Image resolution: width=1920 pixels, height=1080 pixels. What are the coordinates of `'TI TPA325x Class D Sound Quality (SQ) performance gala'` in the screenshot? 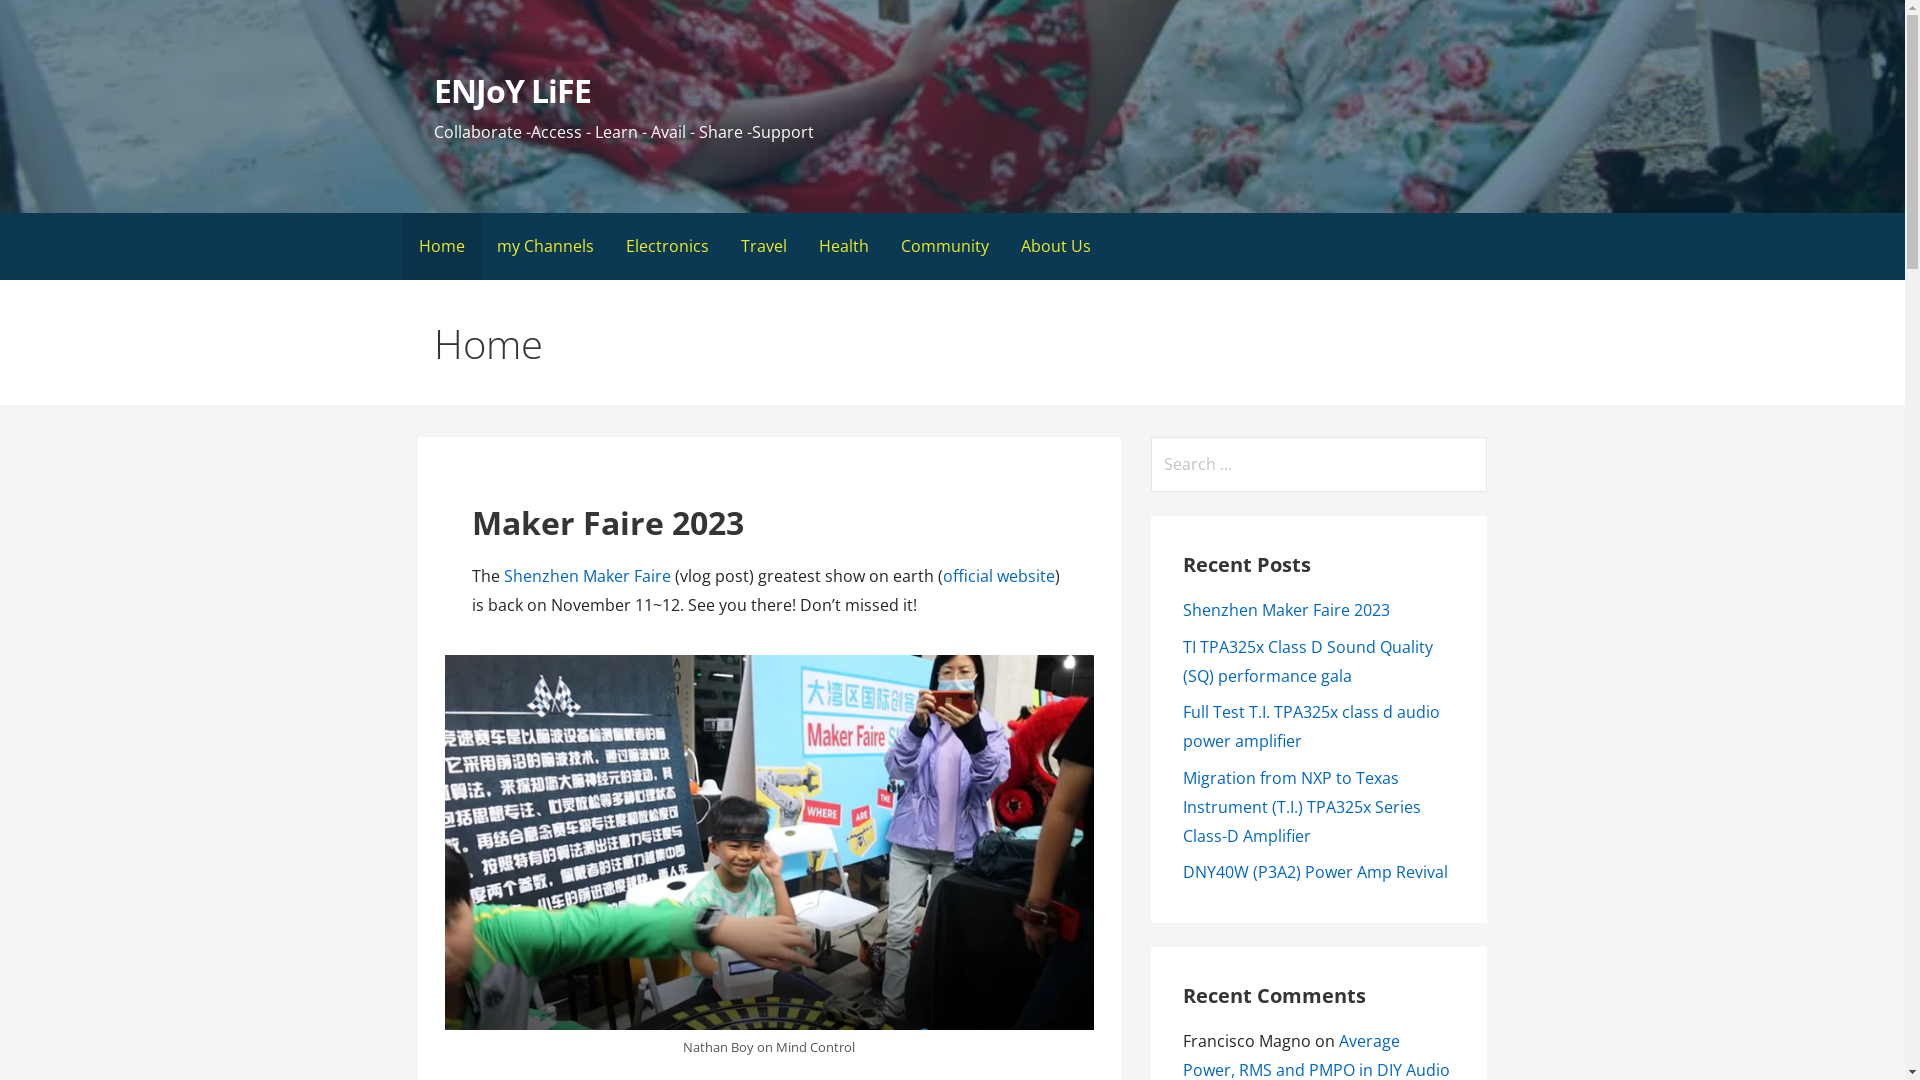 It's located at (1307, 661).